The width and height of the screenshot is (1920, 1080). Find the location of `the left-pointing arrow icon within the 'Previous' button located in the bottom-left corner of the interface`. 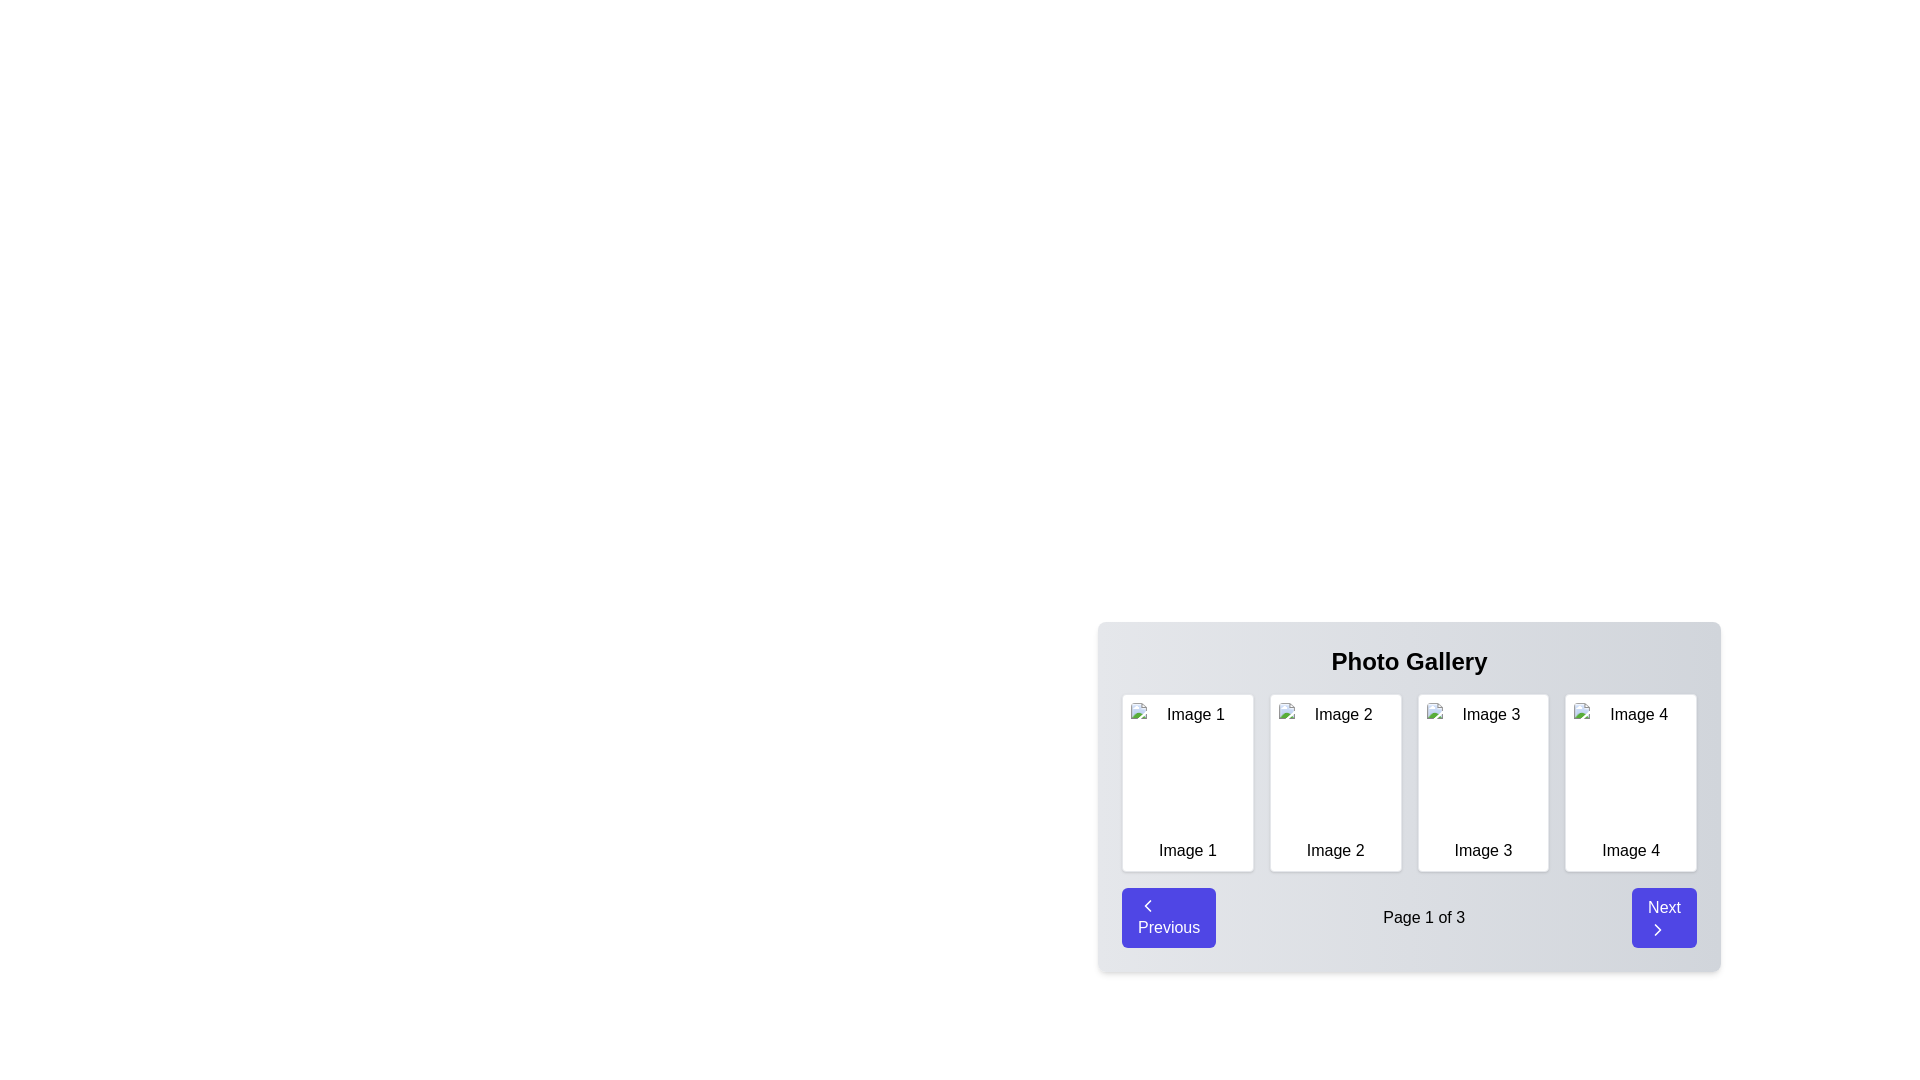

the left-pointing arrow icon within the 'Previous' button located in the bottom-left corner of the interface is located at coordinates (1147, 906).